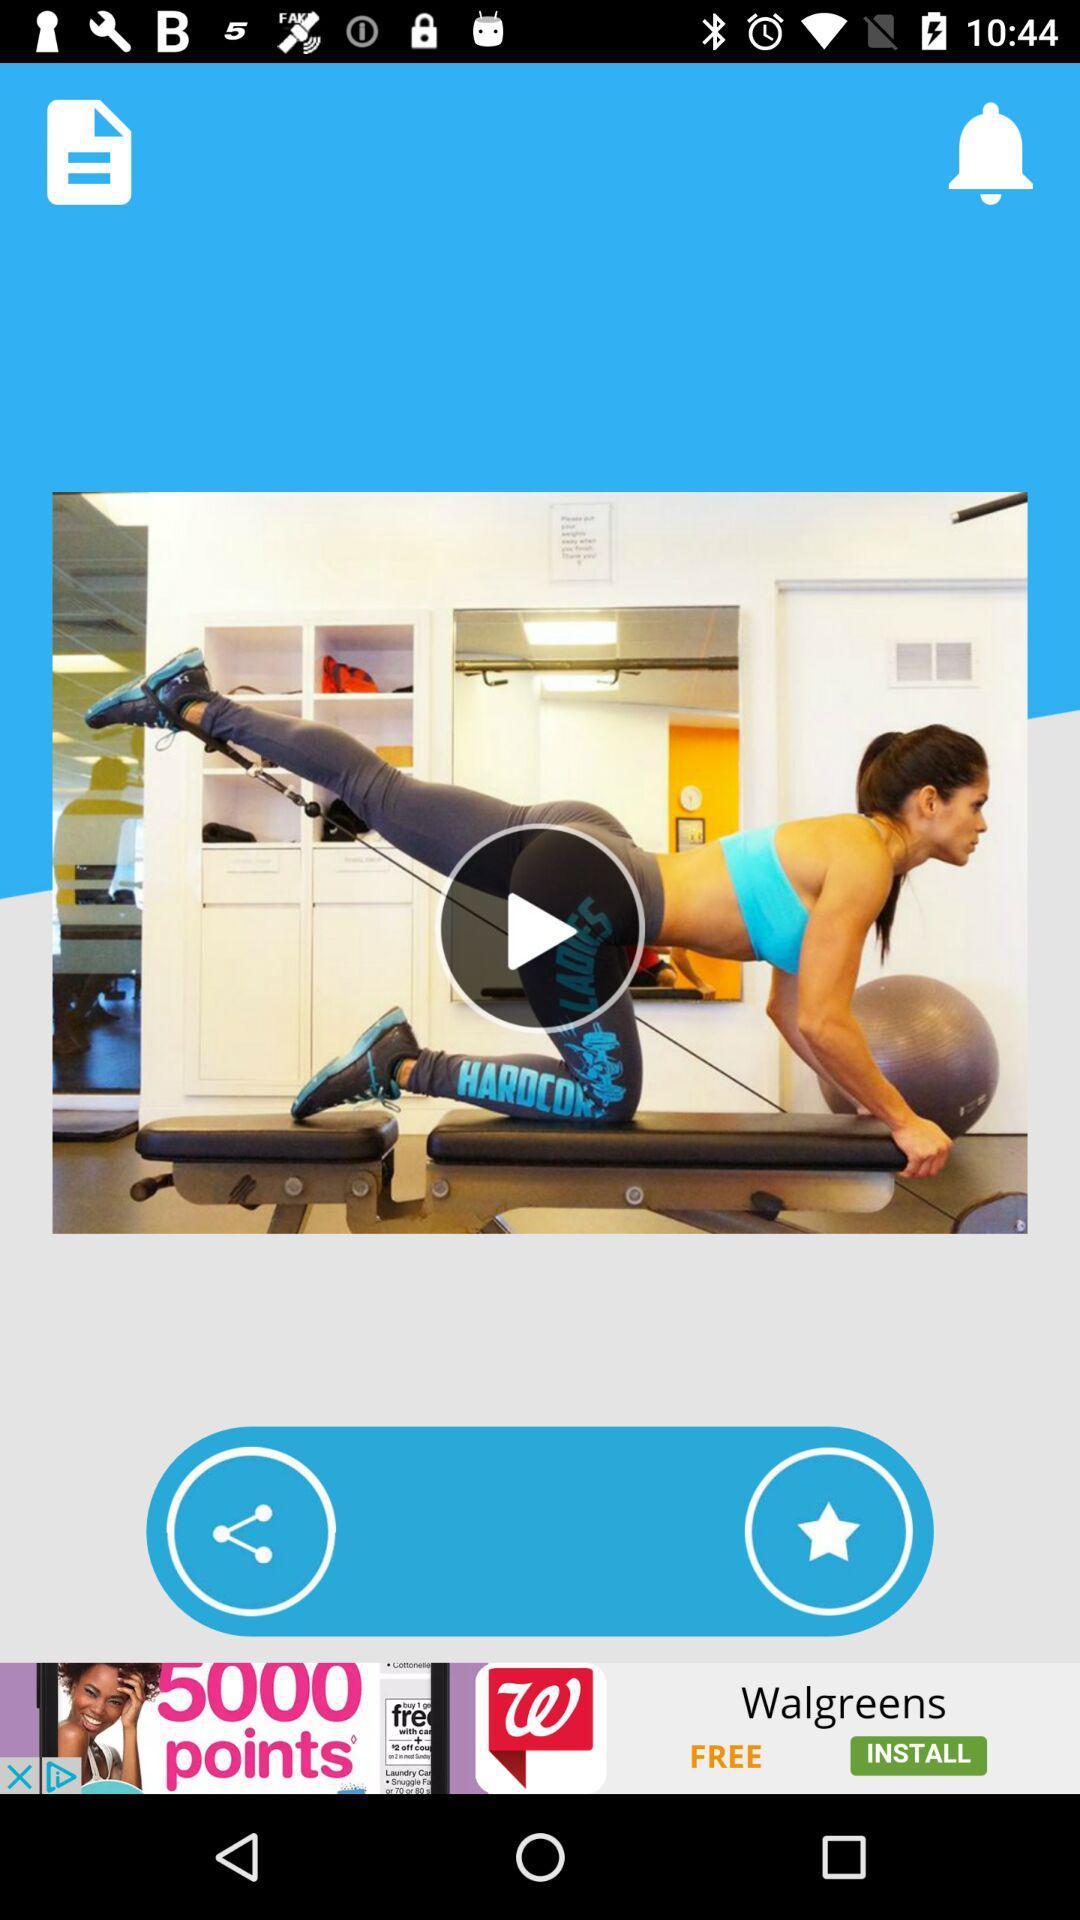 The image size is (1080, 1920). I want to click on clickable advertisement, so click(540, 1727).